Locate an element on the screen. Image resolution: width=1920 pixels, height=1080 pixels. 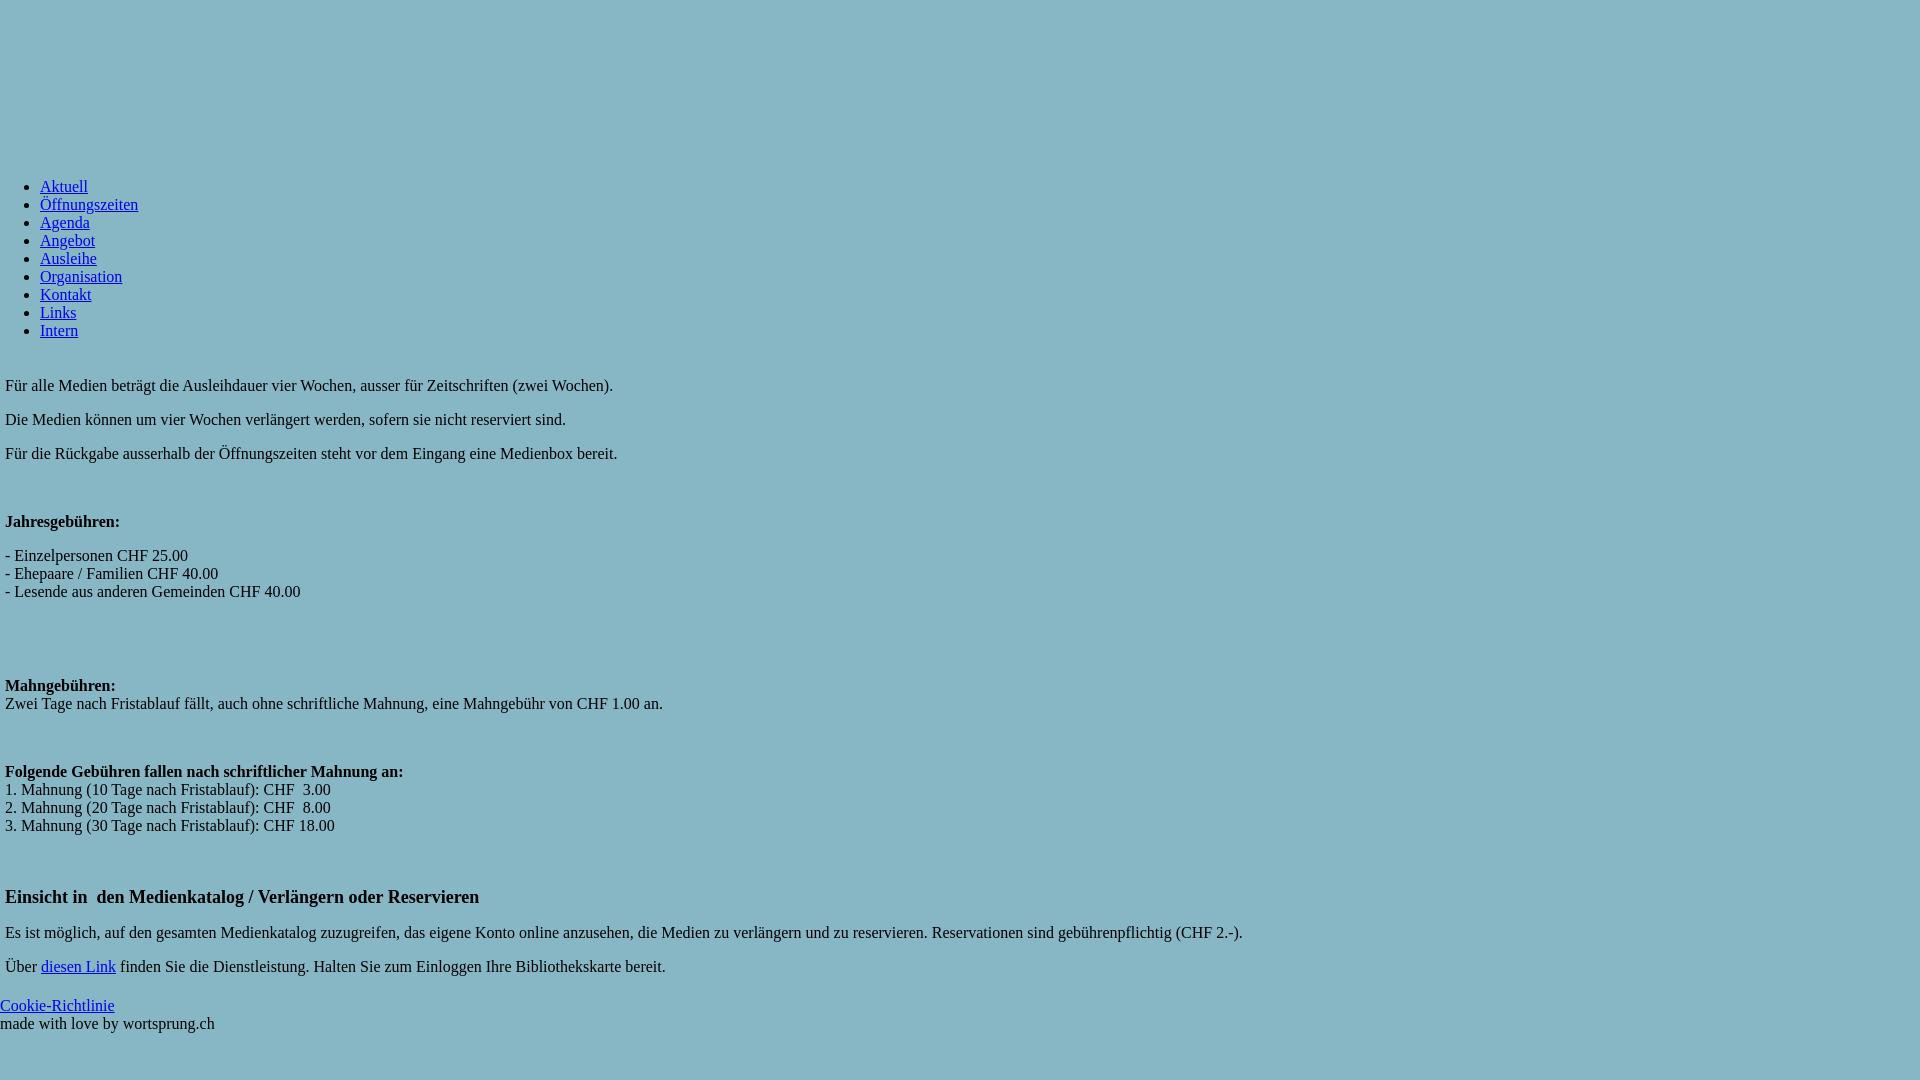
'Cookie-Richtlinie' is located at coordinates (57, 1005).